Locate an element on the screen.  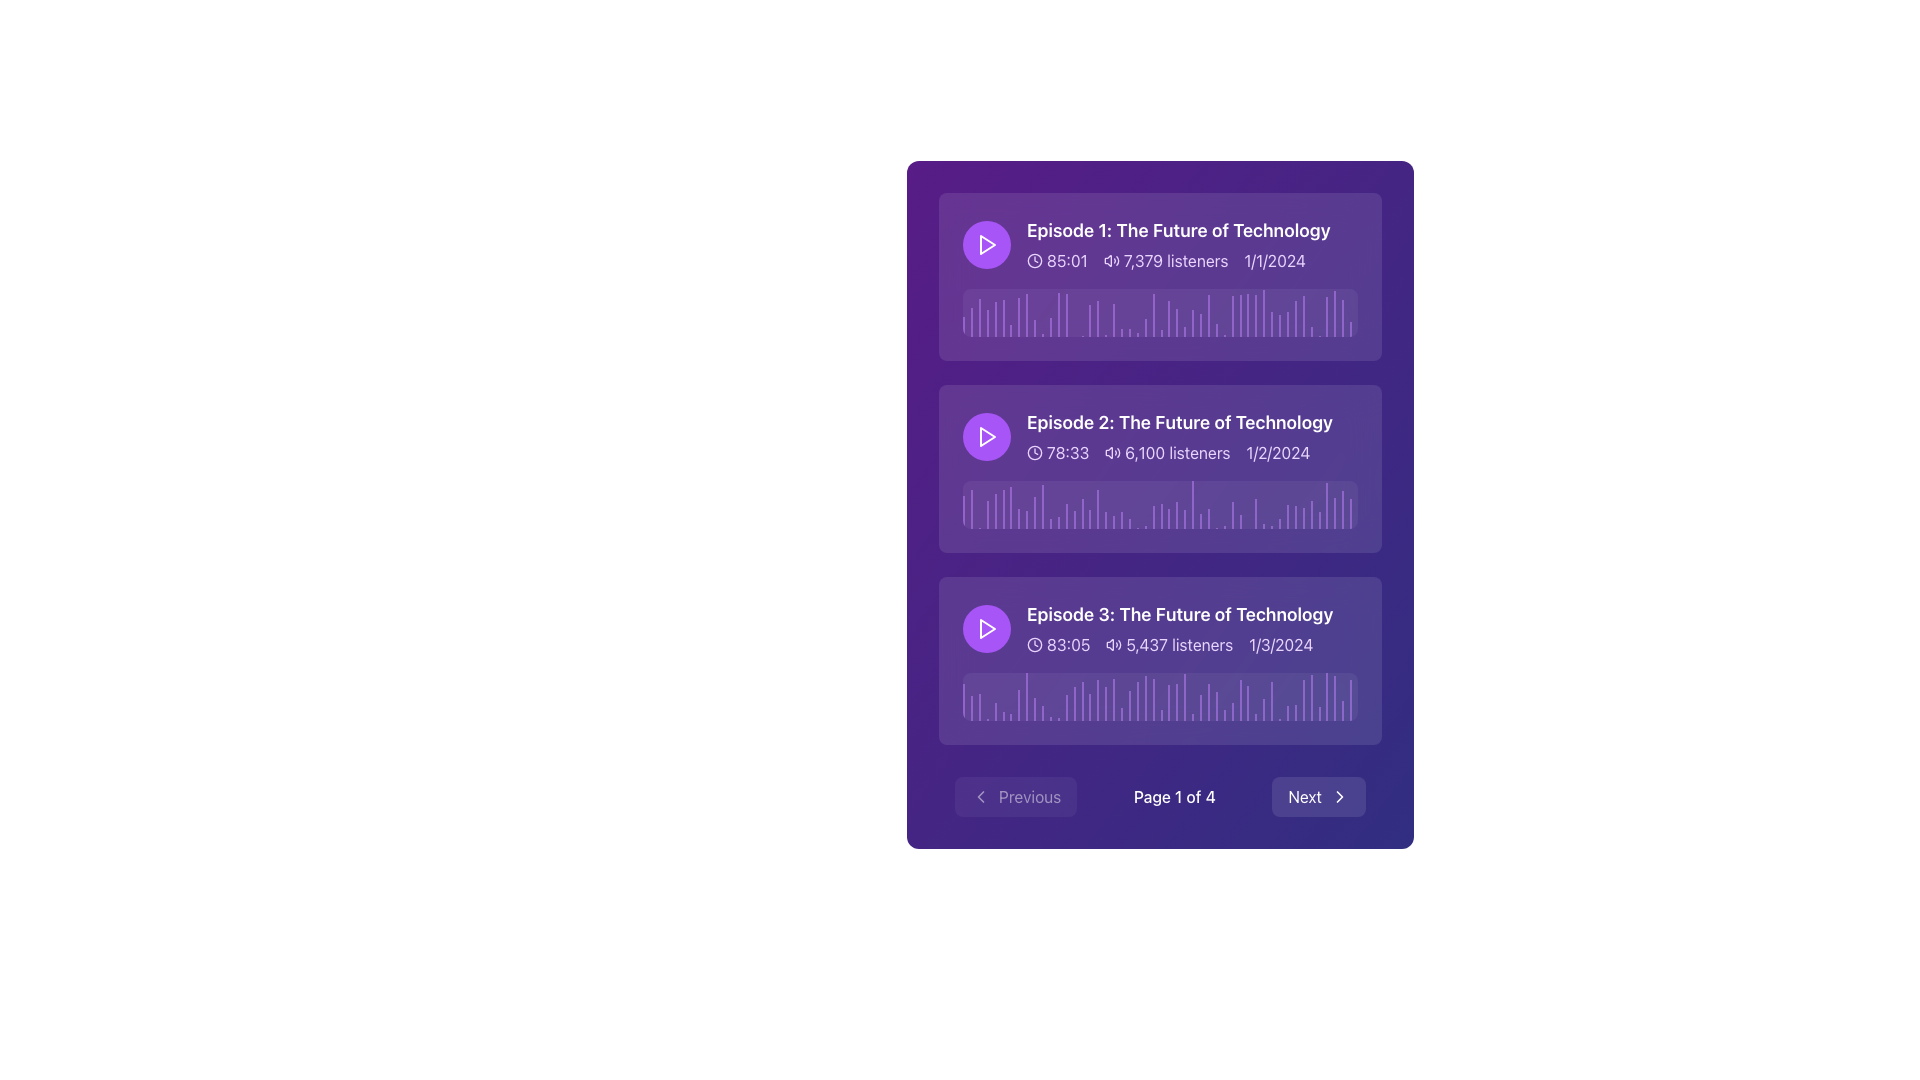
the second component in the horizontal group displaying listener statistics for the podcast episode, located between the runtime information and the date is located at coordinates (1166, 260).